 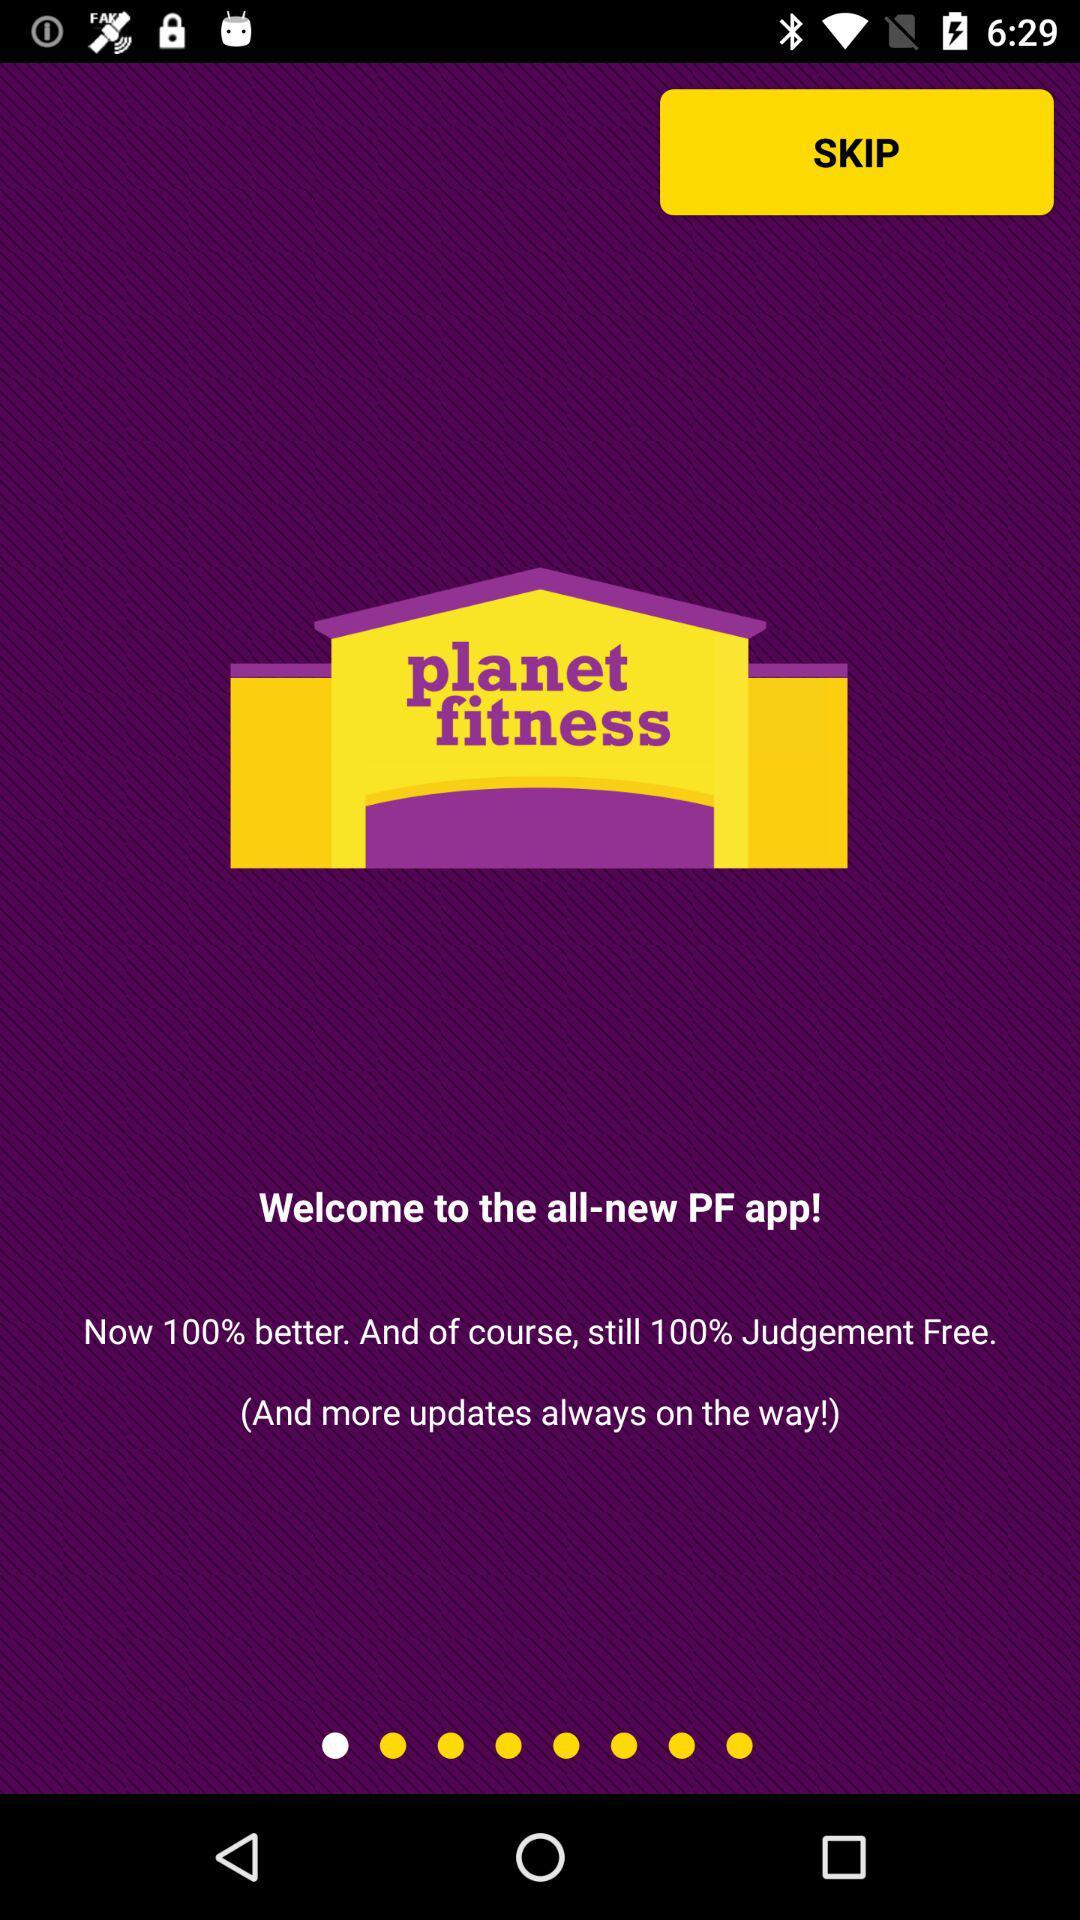 I want to click on the skip item, so click(x=855, y=151).